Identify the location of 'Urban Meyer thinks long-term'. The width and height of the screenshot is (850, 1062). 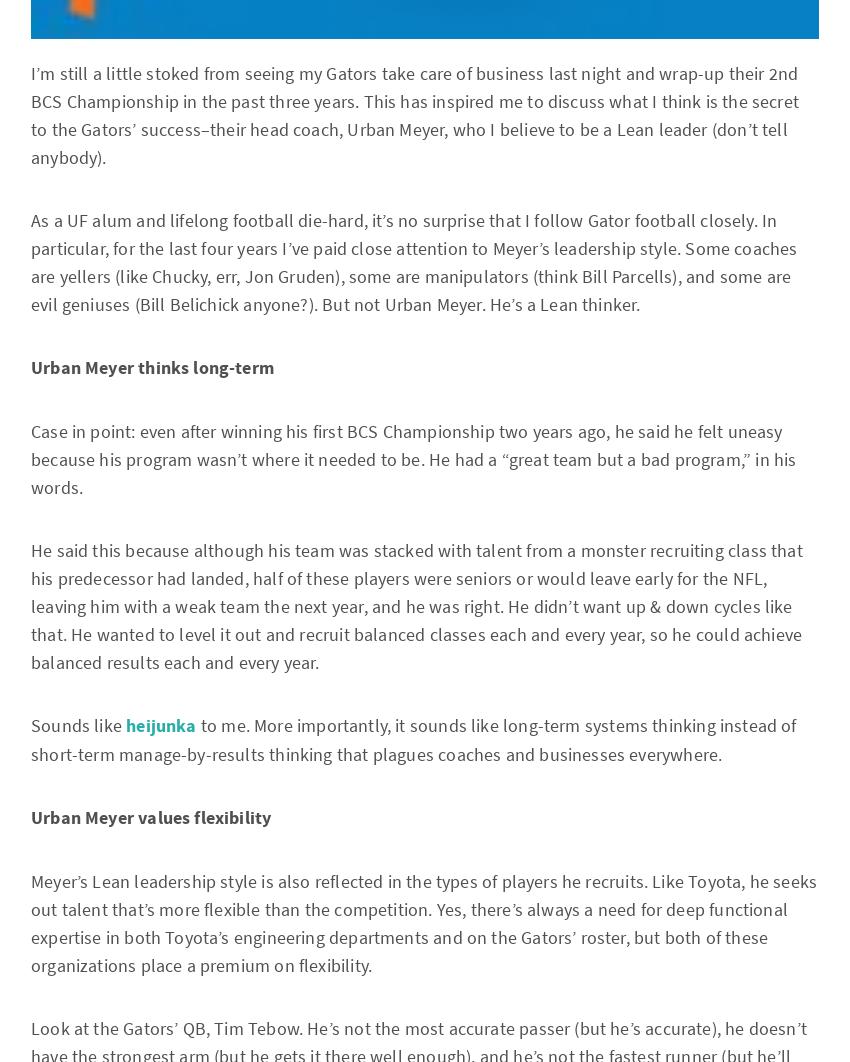
(152, 367).